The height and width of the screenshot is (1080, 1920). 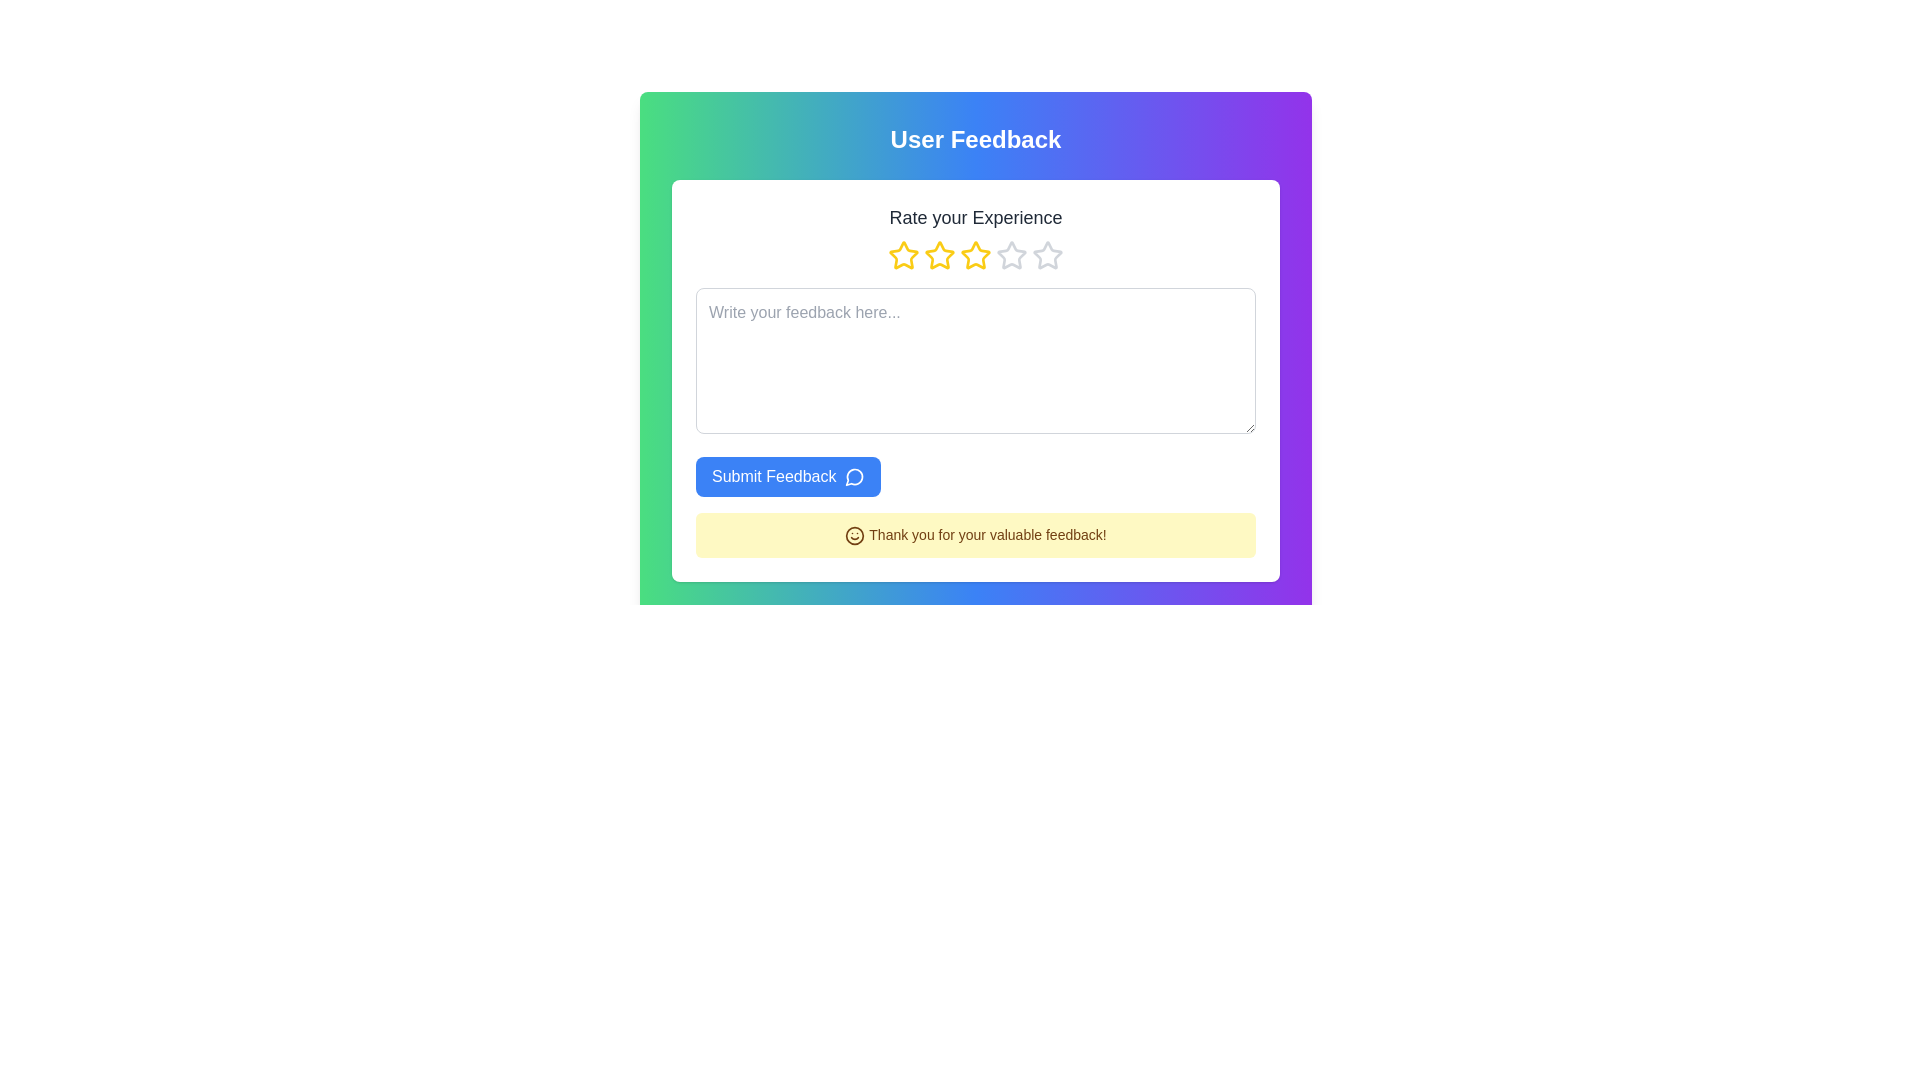 What do you see at coordinates (902, 254) in the screenshot?
I see `the first rating star icon` at bounding box center [902, 254].